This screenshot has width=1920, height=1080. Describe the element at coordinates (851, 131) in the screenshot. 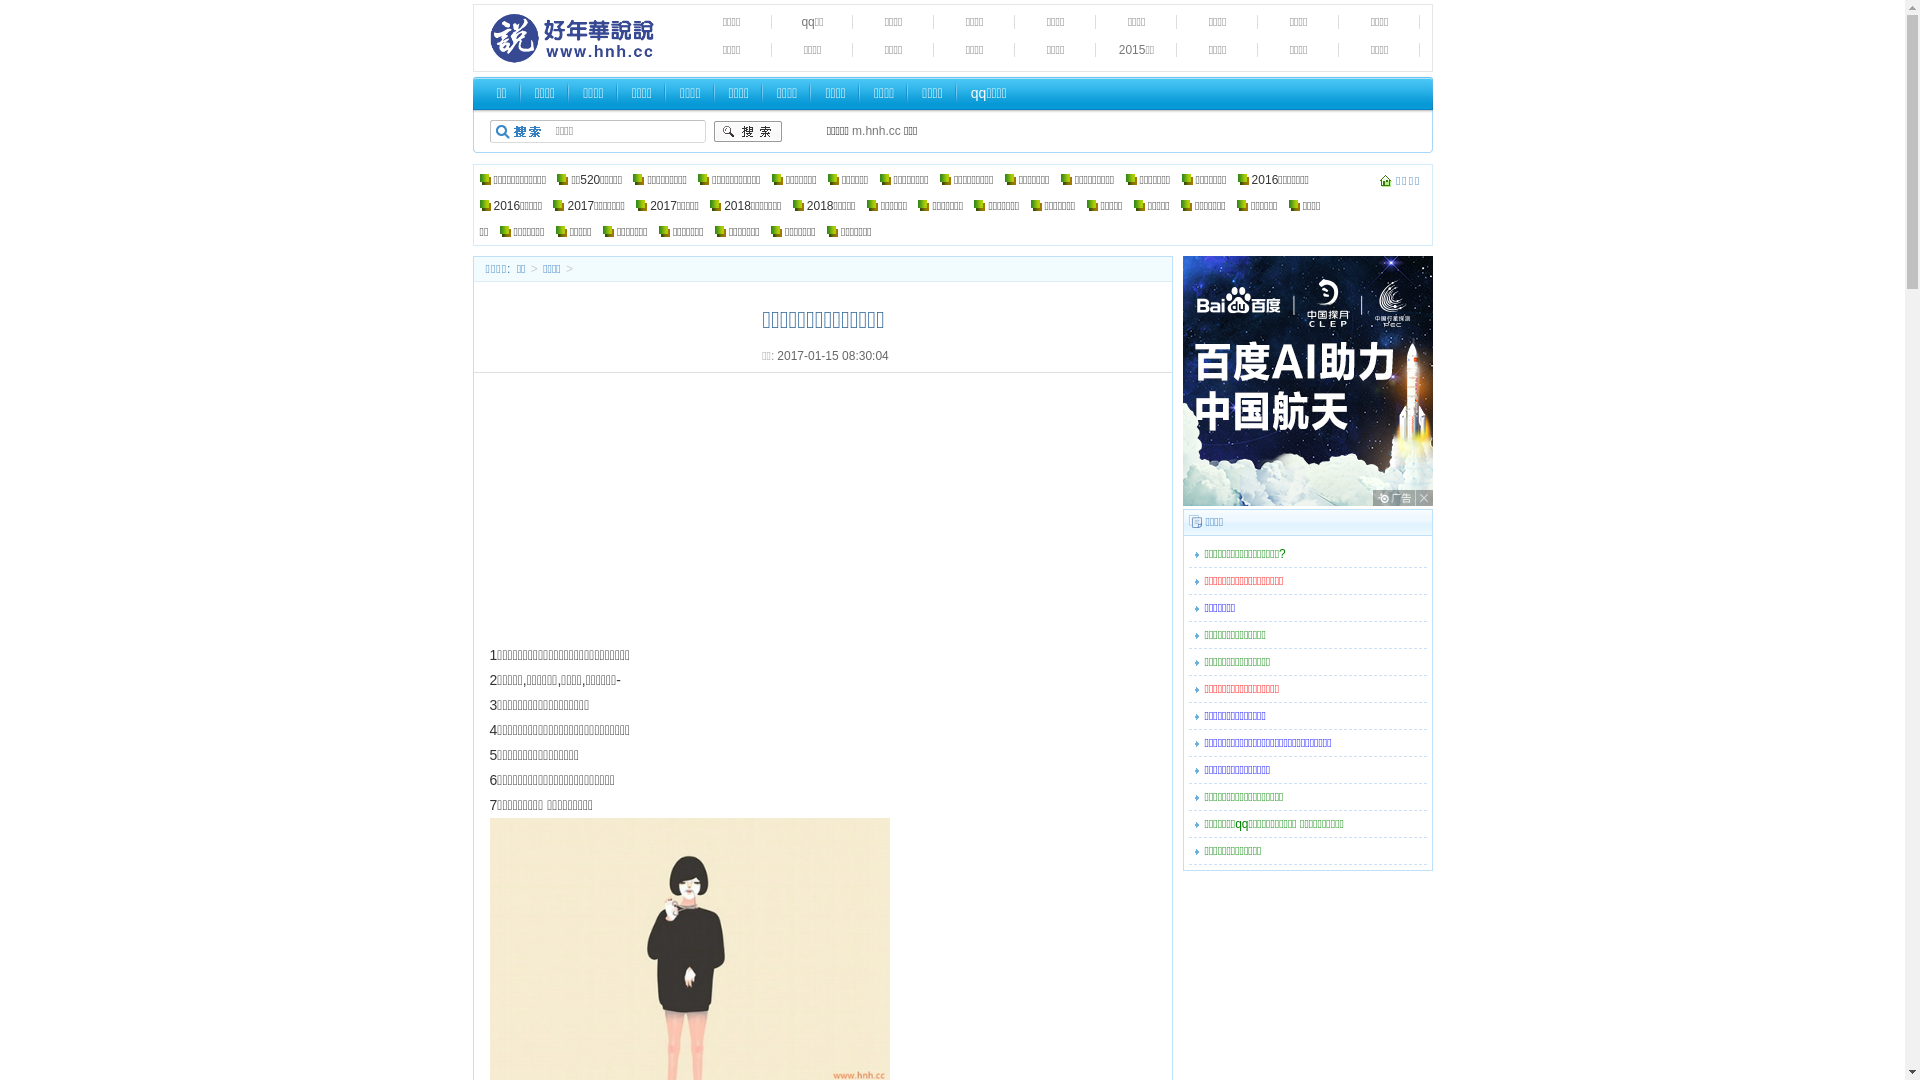

I see `'m.hnh.cc'` at that location.